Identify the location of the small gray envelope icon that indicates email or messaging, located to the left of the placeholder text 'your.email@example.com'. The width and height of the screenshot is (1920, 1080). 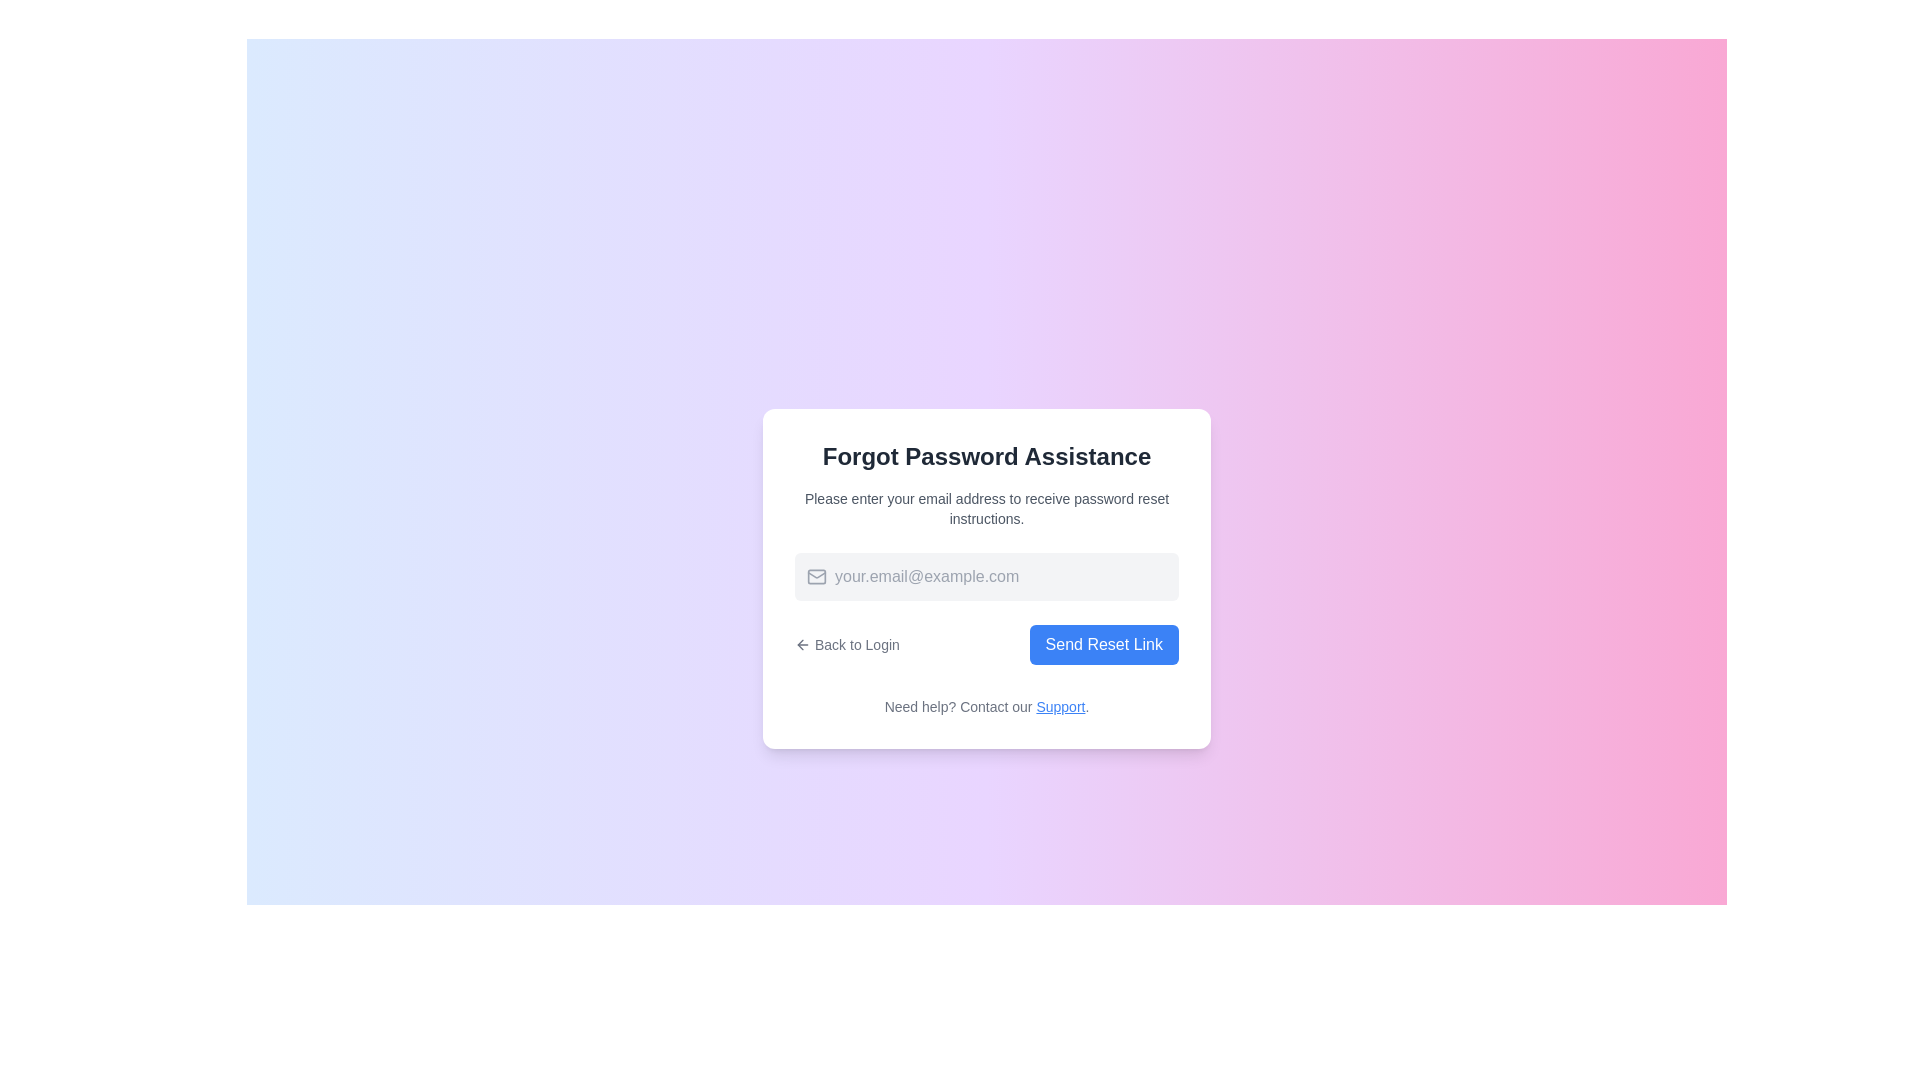
(816, 577).